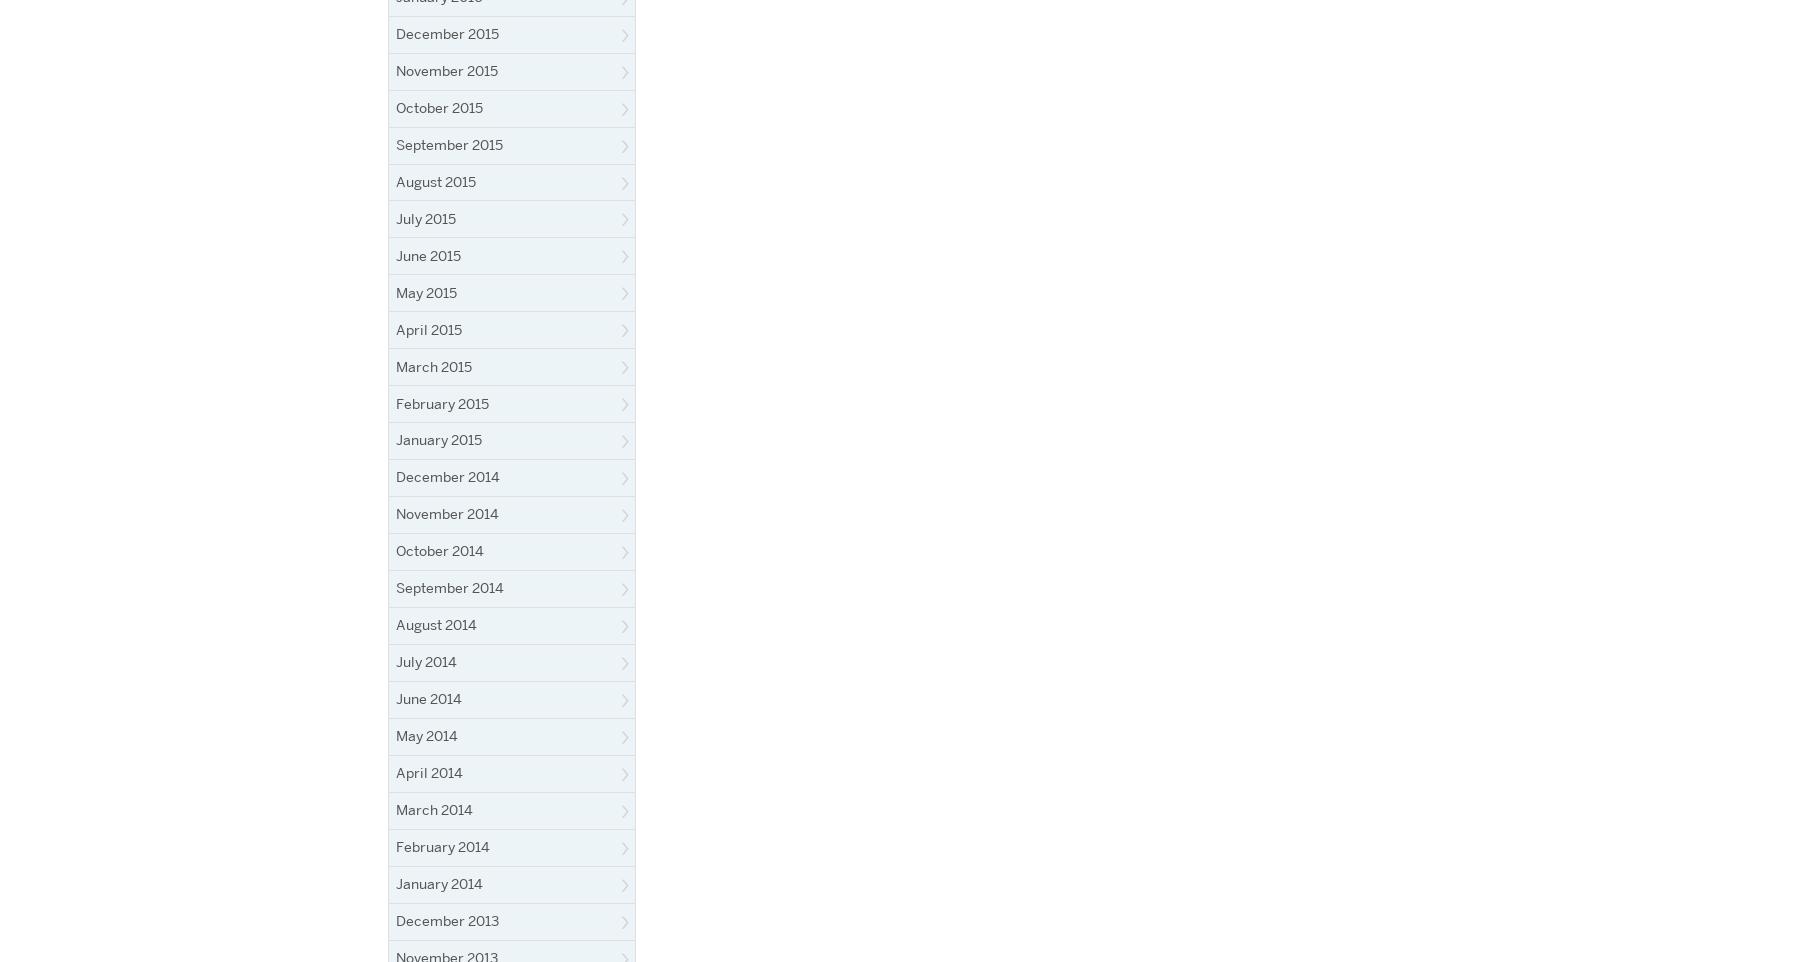 This screenshot has width=1800, height=962. Describe the element at coordinates (396, 401) in the screenshot. I see `'February 2015'` at that location.